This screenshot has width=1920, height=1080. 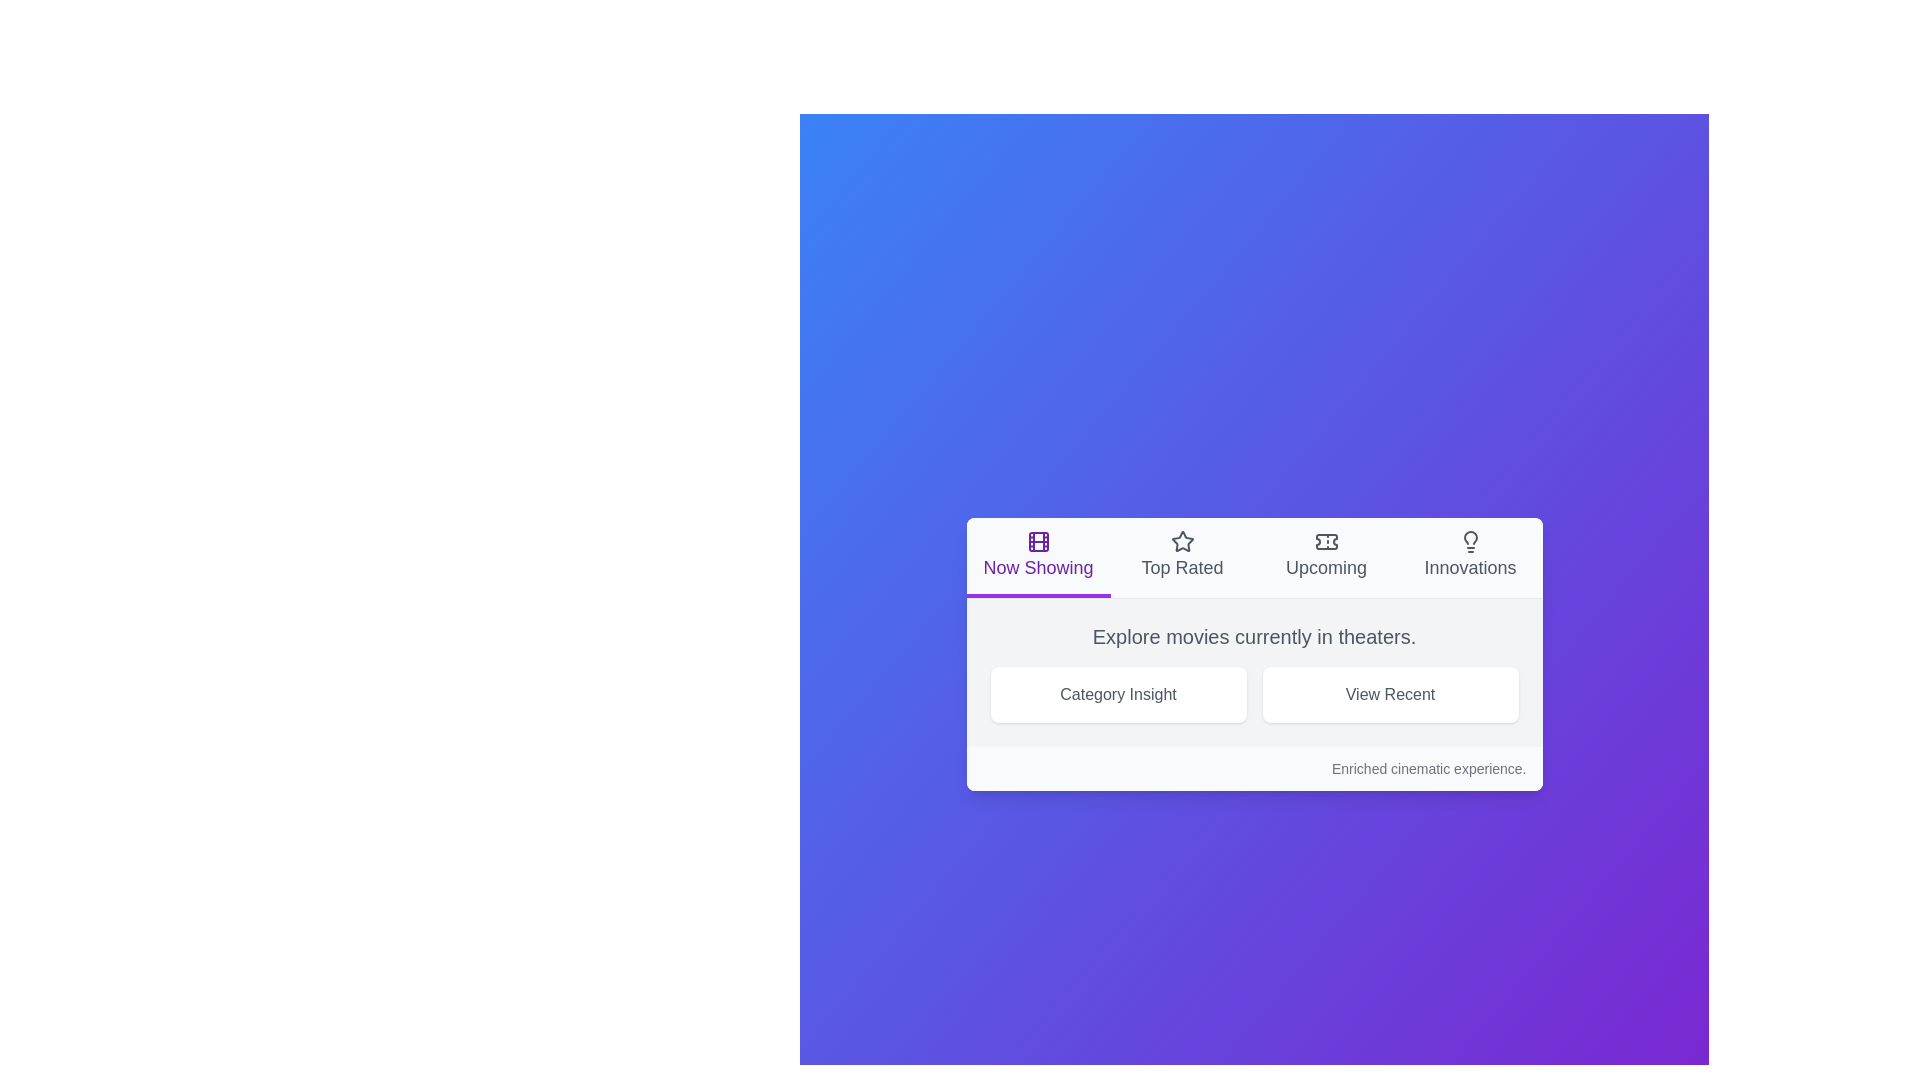 I want to click on the Navigation button labeled 'Upcoming' which features a ticket icon above the text, so click(x=1326, y=555).